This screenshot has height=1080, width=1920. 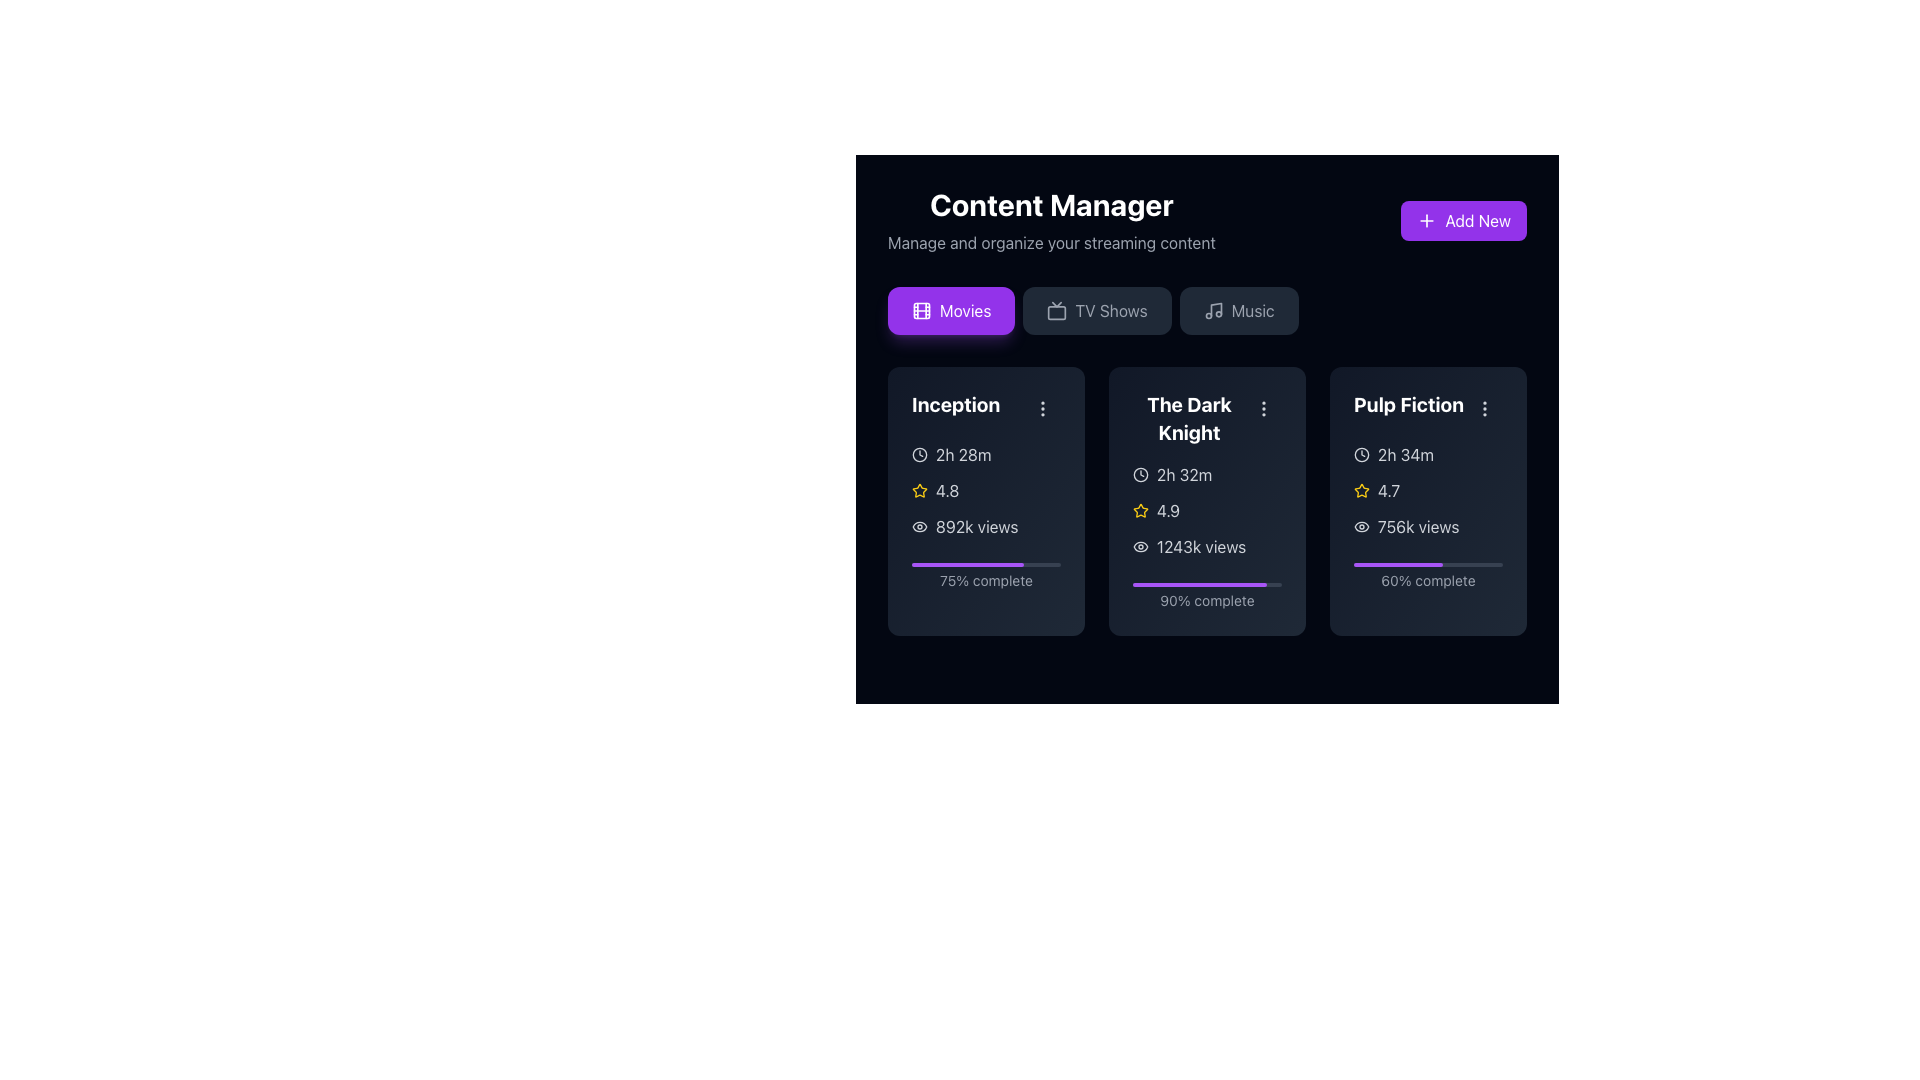 I want to click on completion text '60% complete' from the progress indicator located at the bottom section of the 'Pulp Fiction' card in the Movies section, so click(x=1427, y=573).